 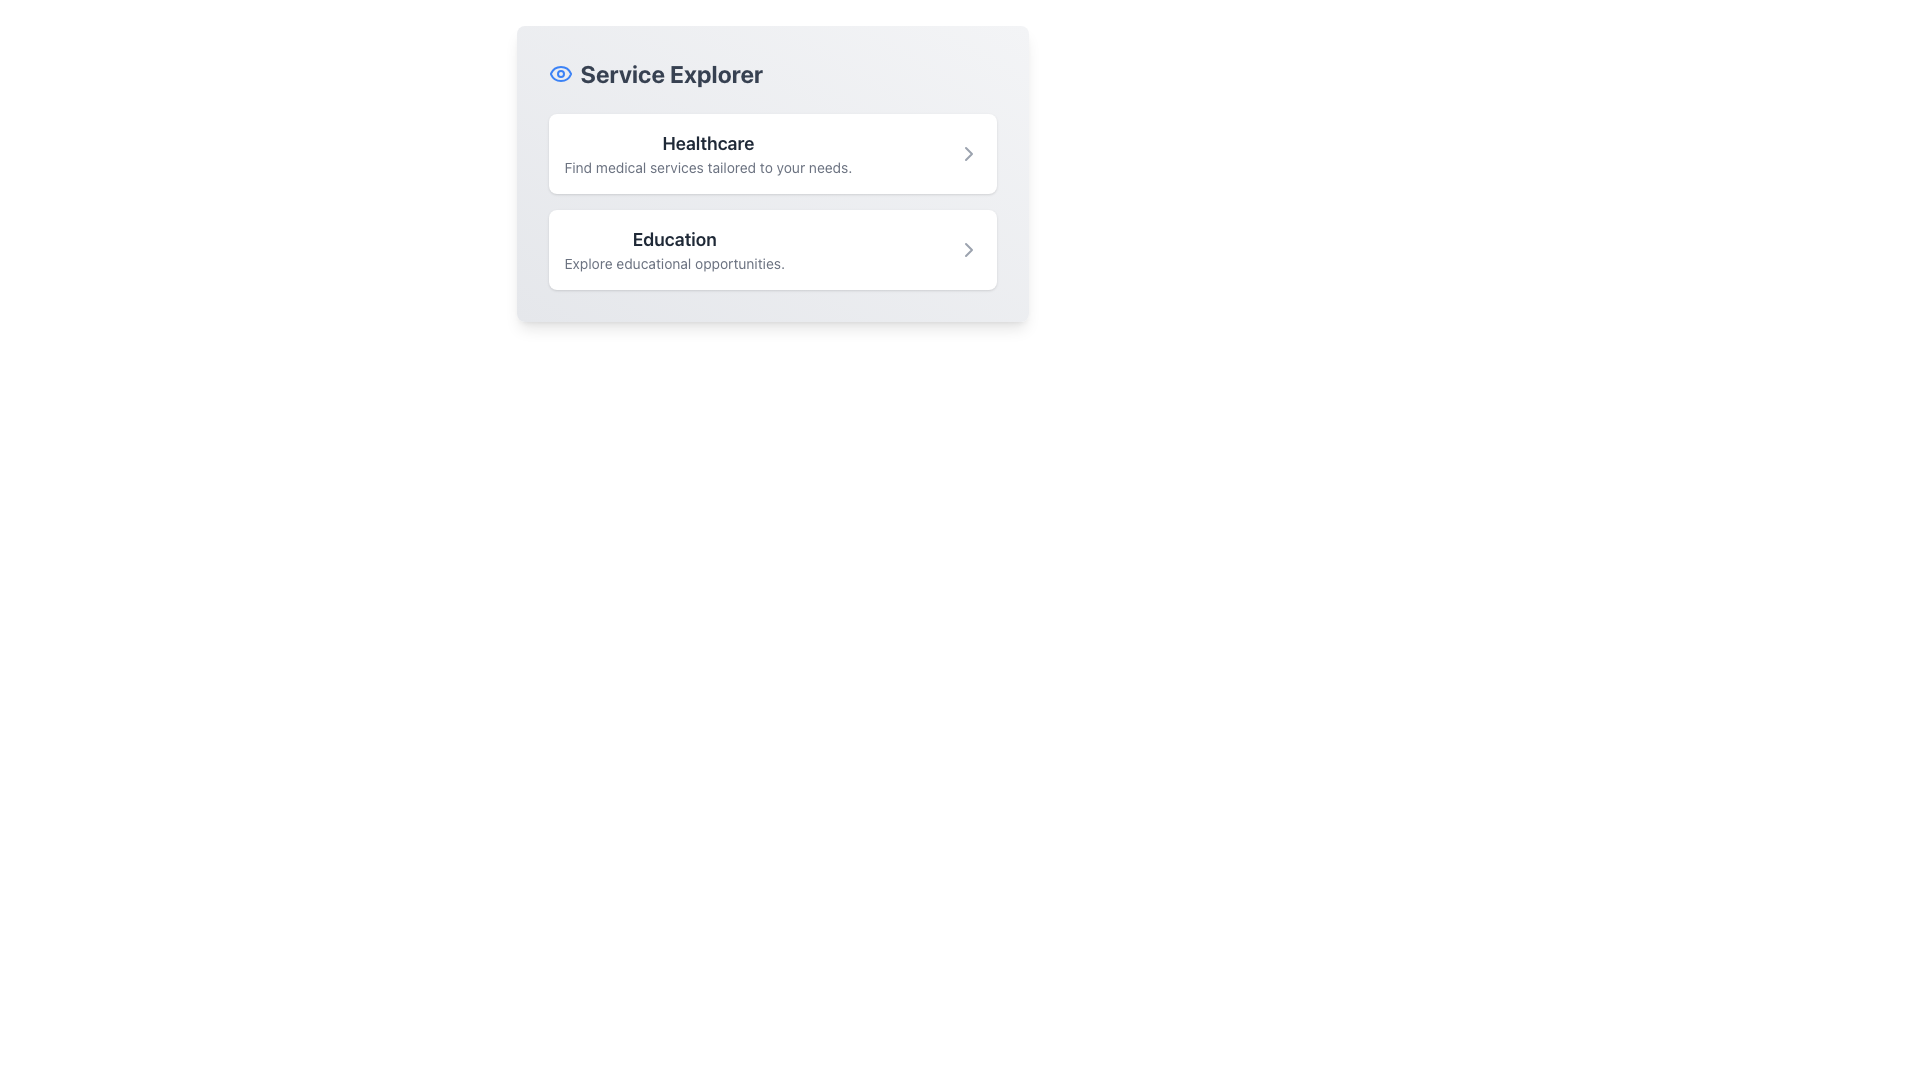 What do you see at coordinates (560, 72) in the screenshot?
I see `the decorative icon representing visibility or exploration located to the immediate left of the 'Service Explorer' text label` at bounding box center [560, 72].